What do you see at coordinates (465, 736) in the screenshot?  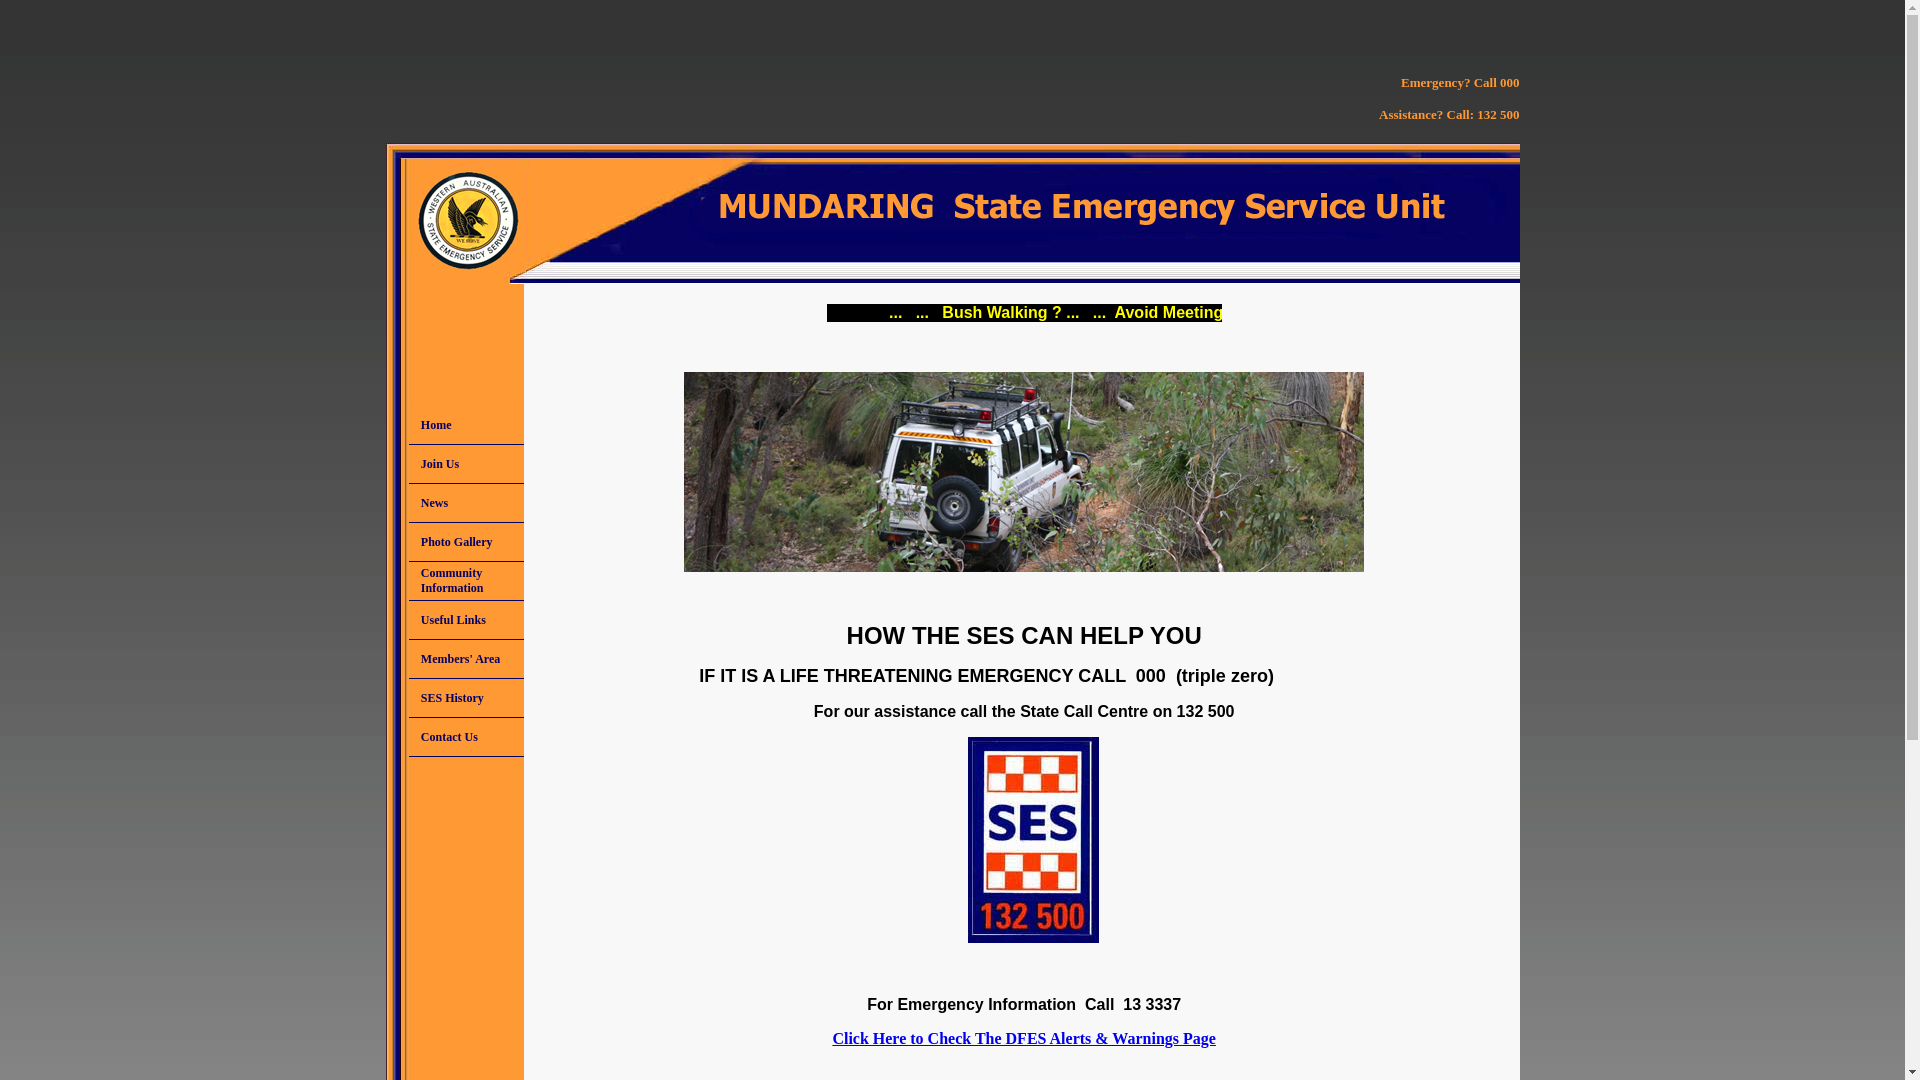 I see `'Contact Us'` at bounding box center [465, 736].